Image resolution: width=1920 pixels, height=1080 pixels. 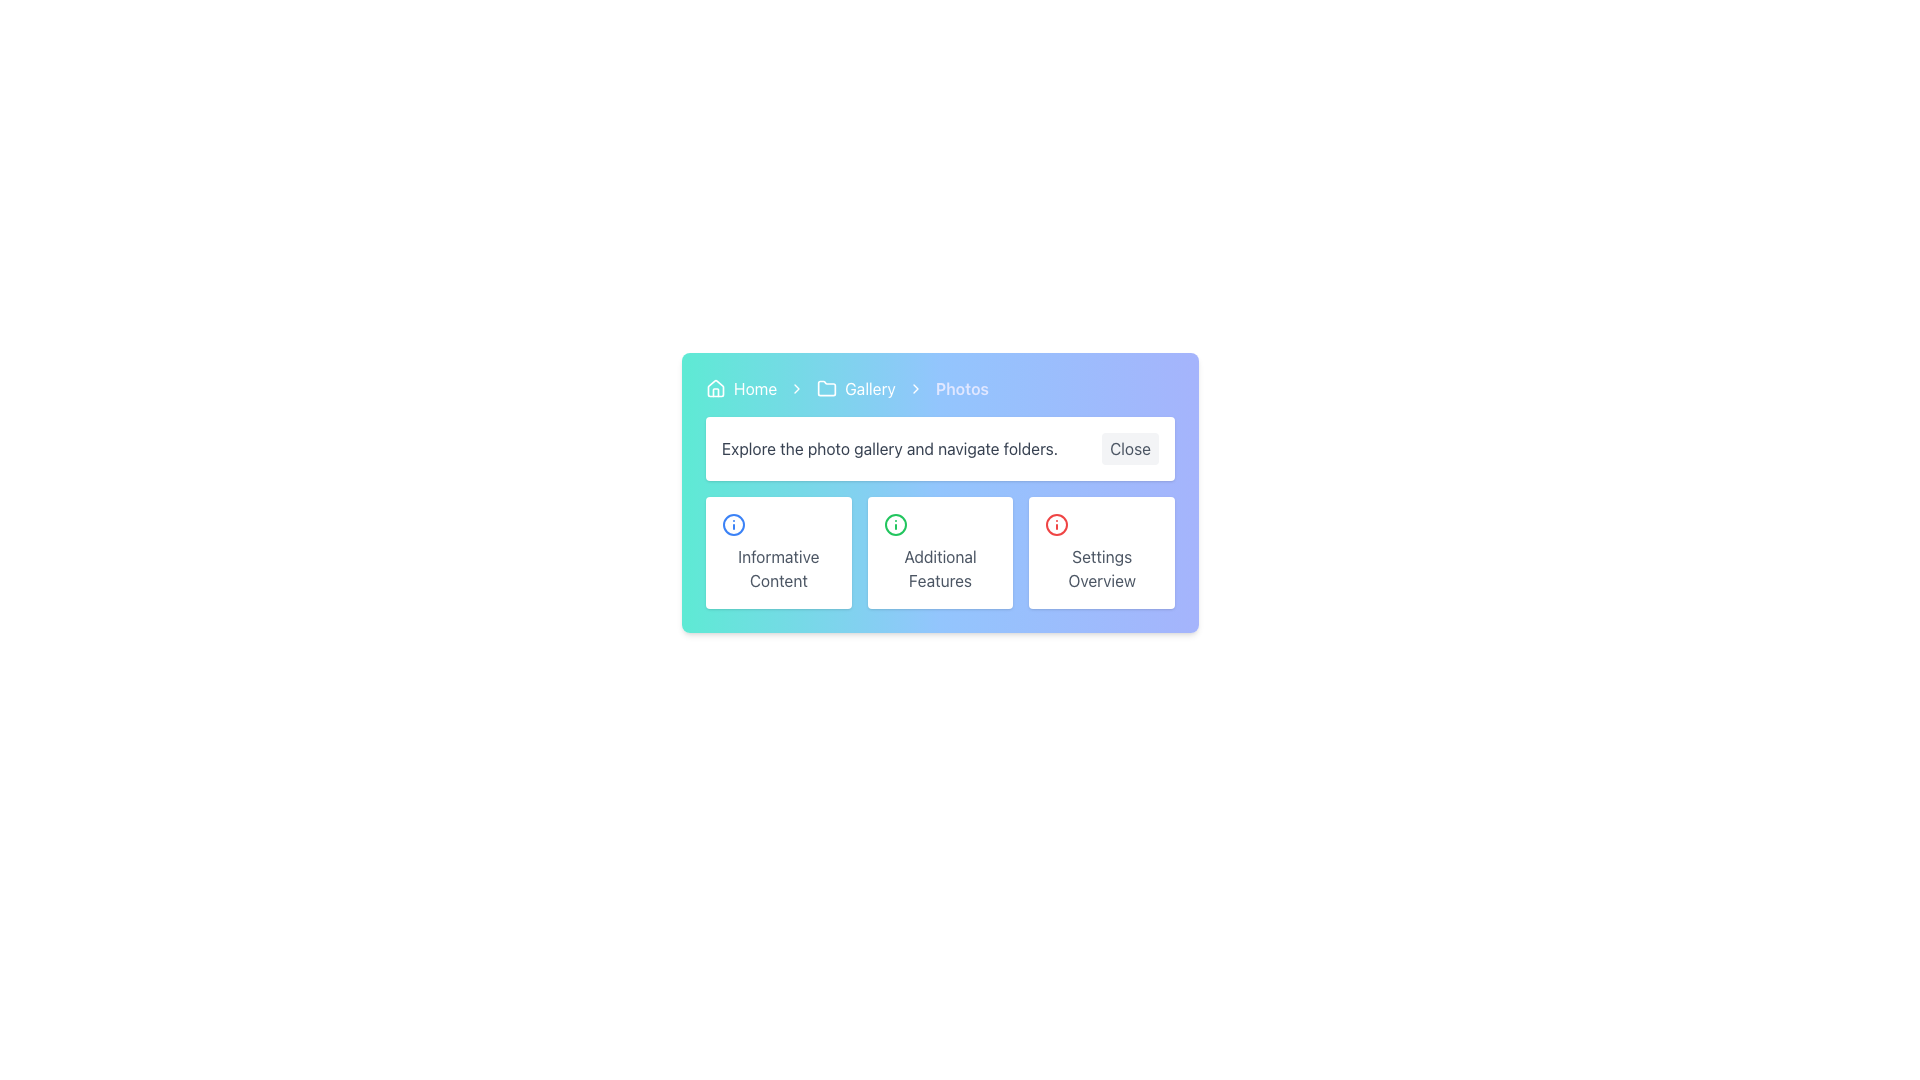 I want to click on the 'Photos' text label element, which is styled in bold indigo font and is the last item in the breadcrumb navigation bar, so click(x=962, y=389).